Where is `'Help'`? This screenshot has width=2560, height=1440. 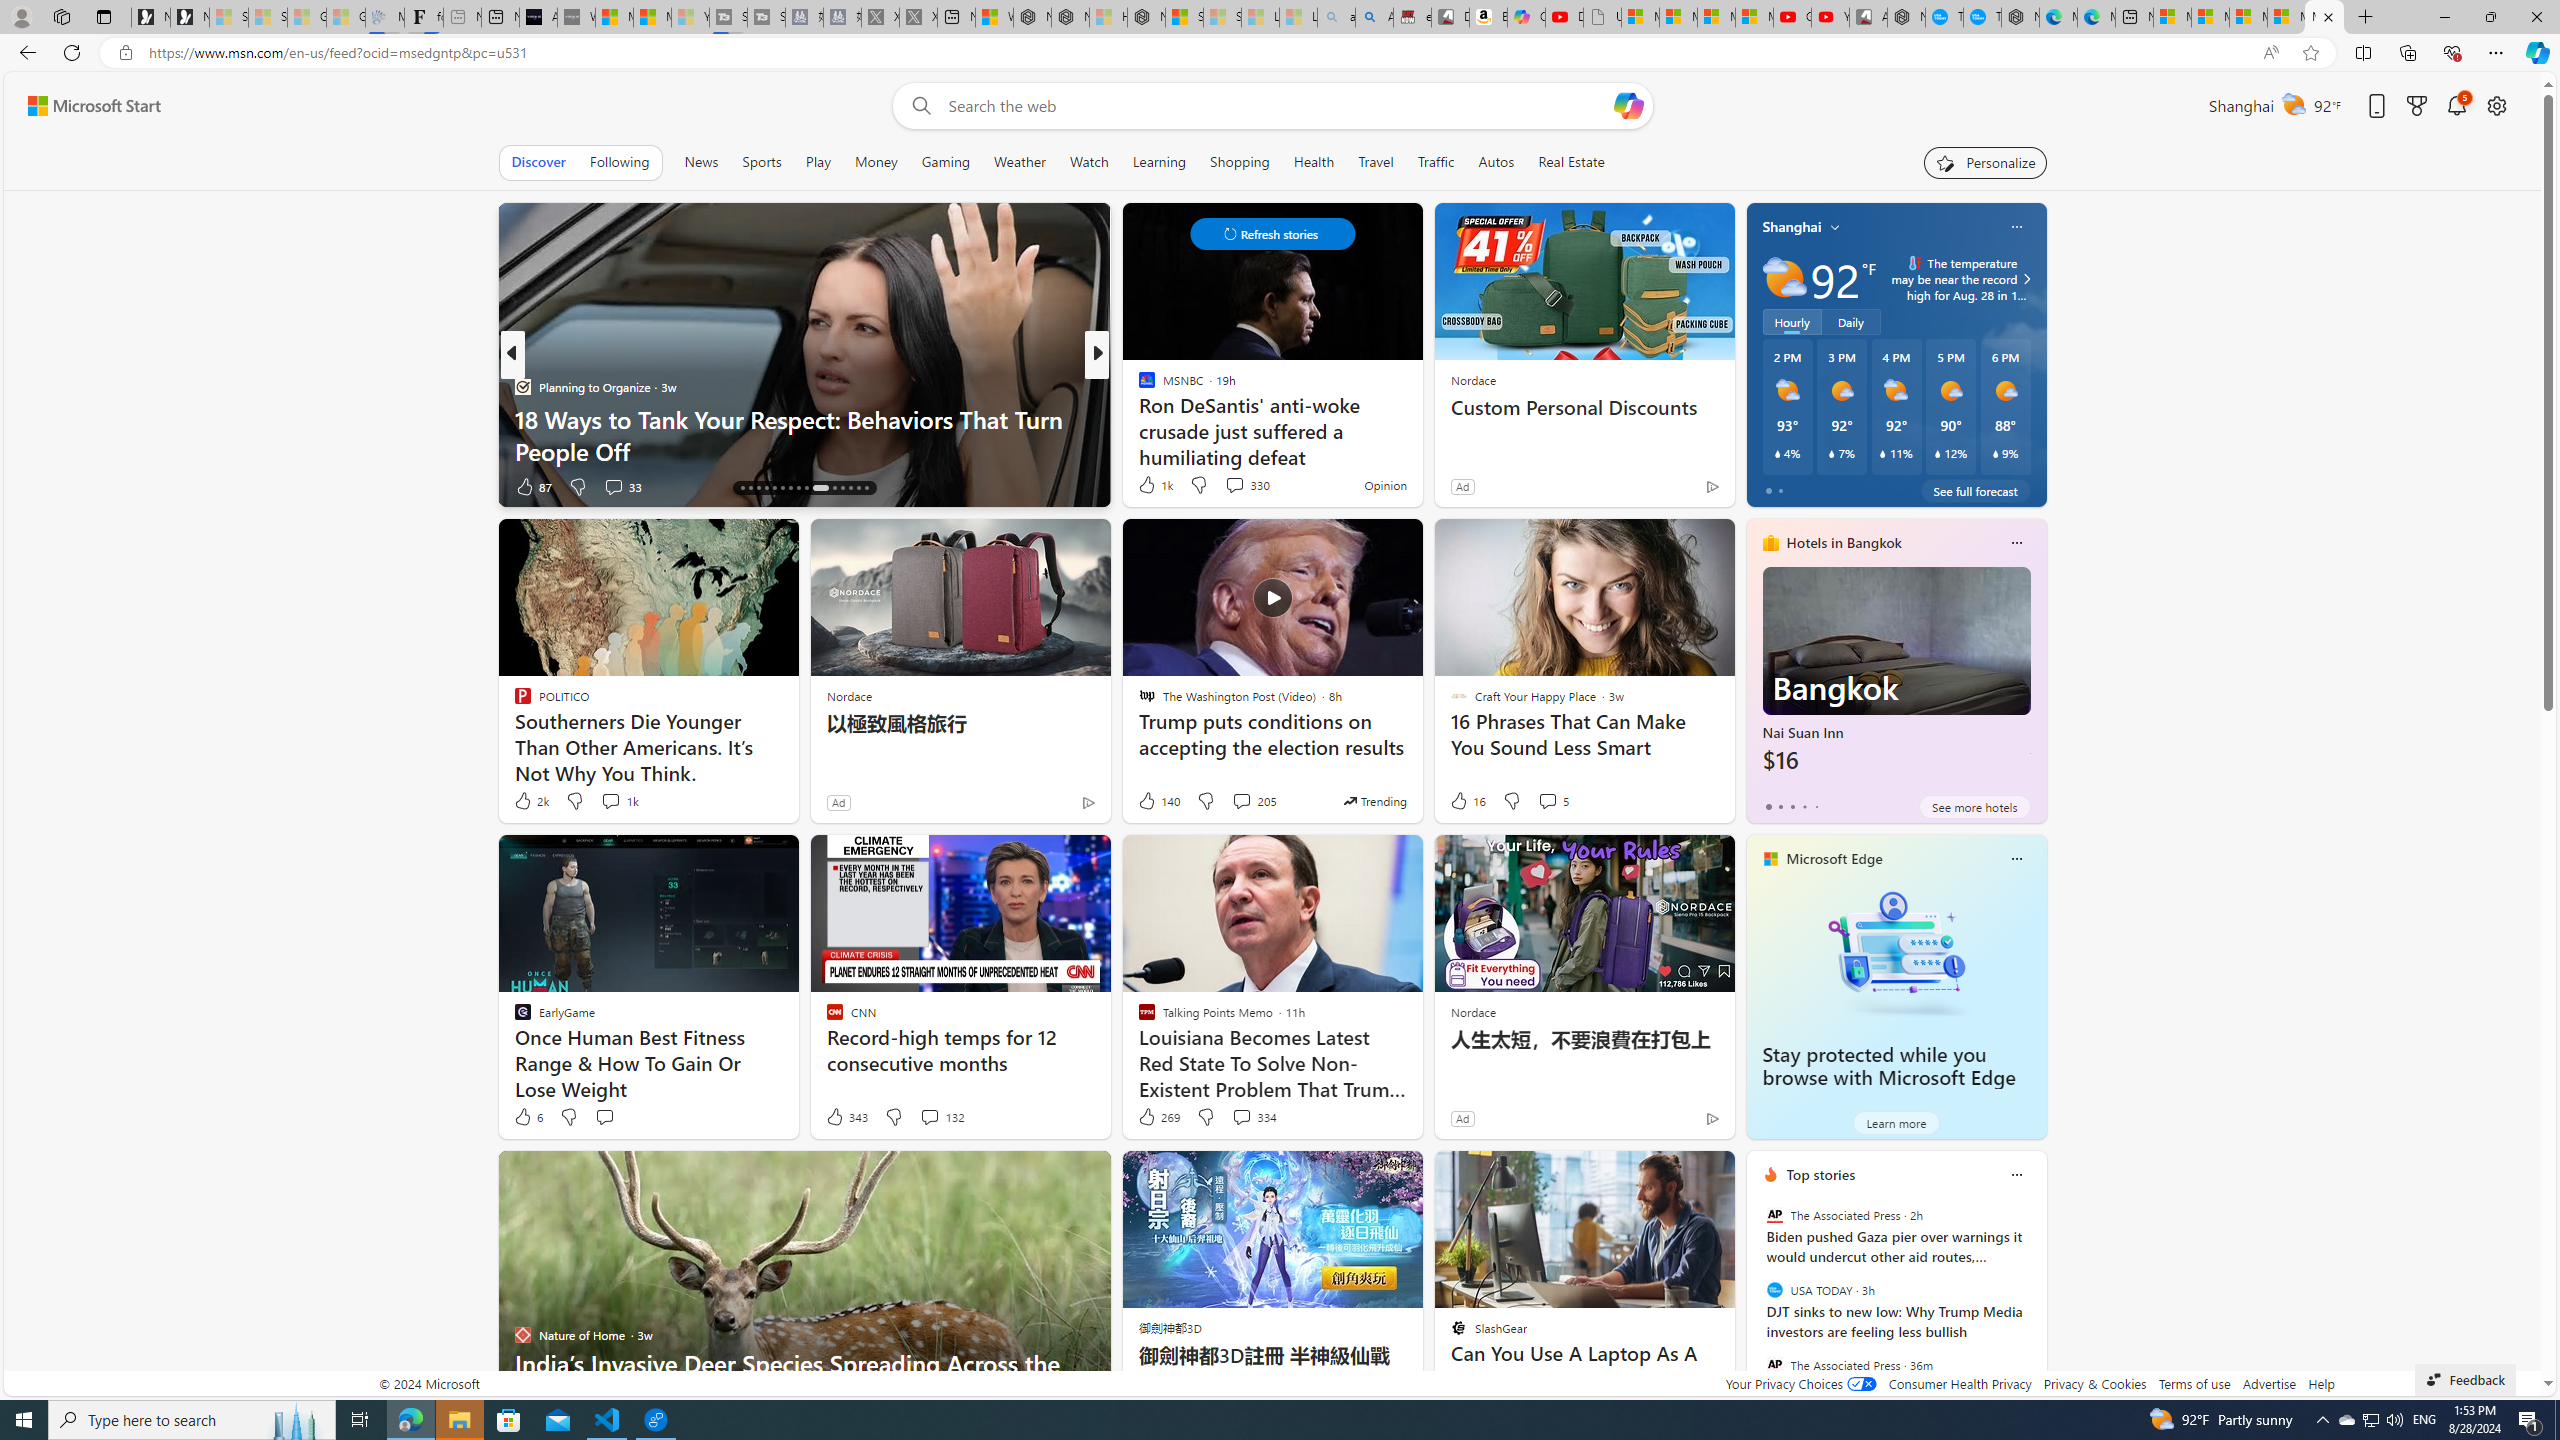 'Help' is located at coordinates (2320, 1382).